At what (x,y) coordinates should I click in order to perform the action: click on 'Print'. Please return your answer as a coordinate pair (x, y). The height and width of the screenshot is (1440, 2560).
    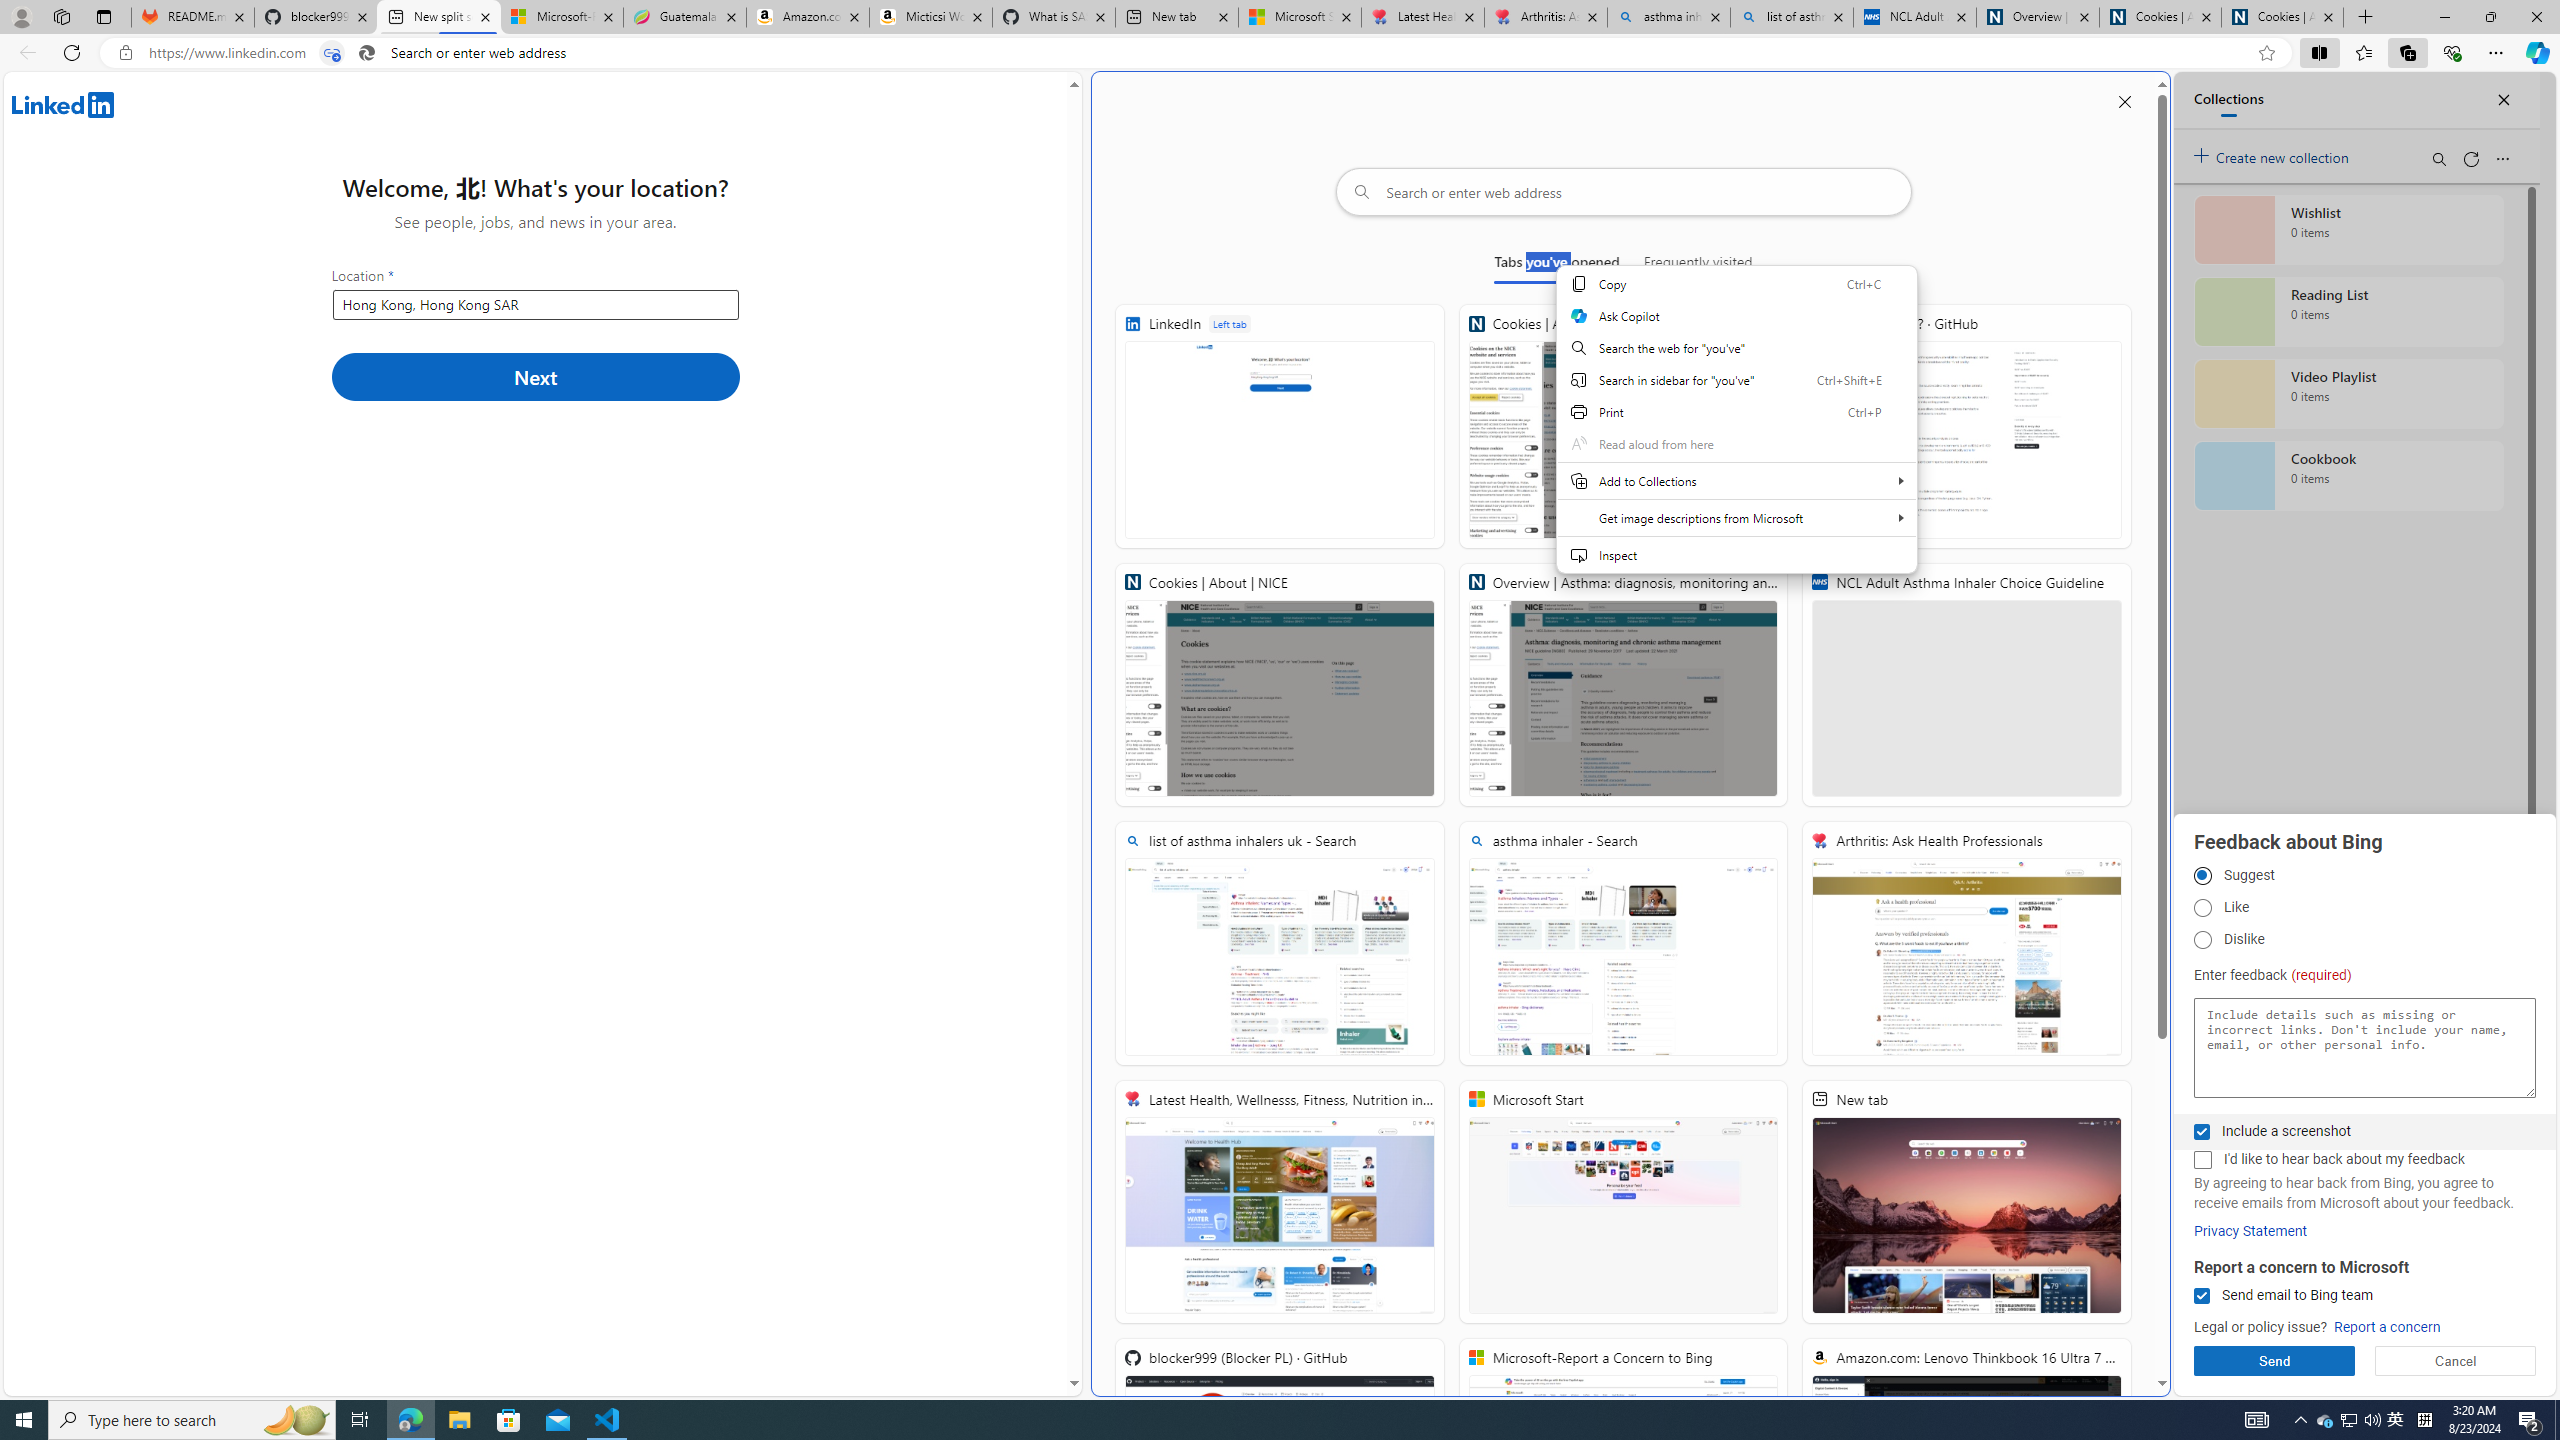
    Looking at the image, I should click on (1736, 410).